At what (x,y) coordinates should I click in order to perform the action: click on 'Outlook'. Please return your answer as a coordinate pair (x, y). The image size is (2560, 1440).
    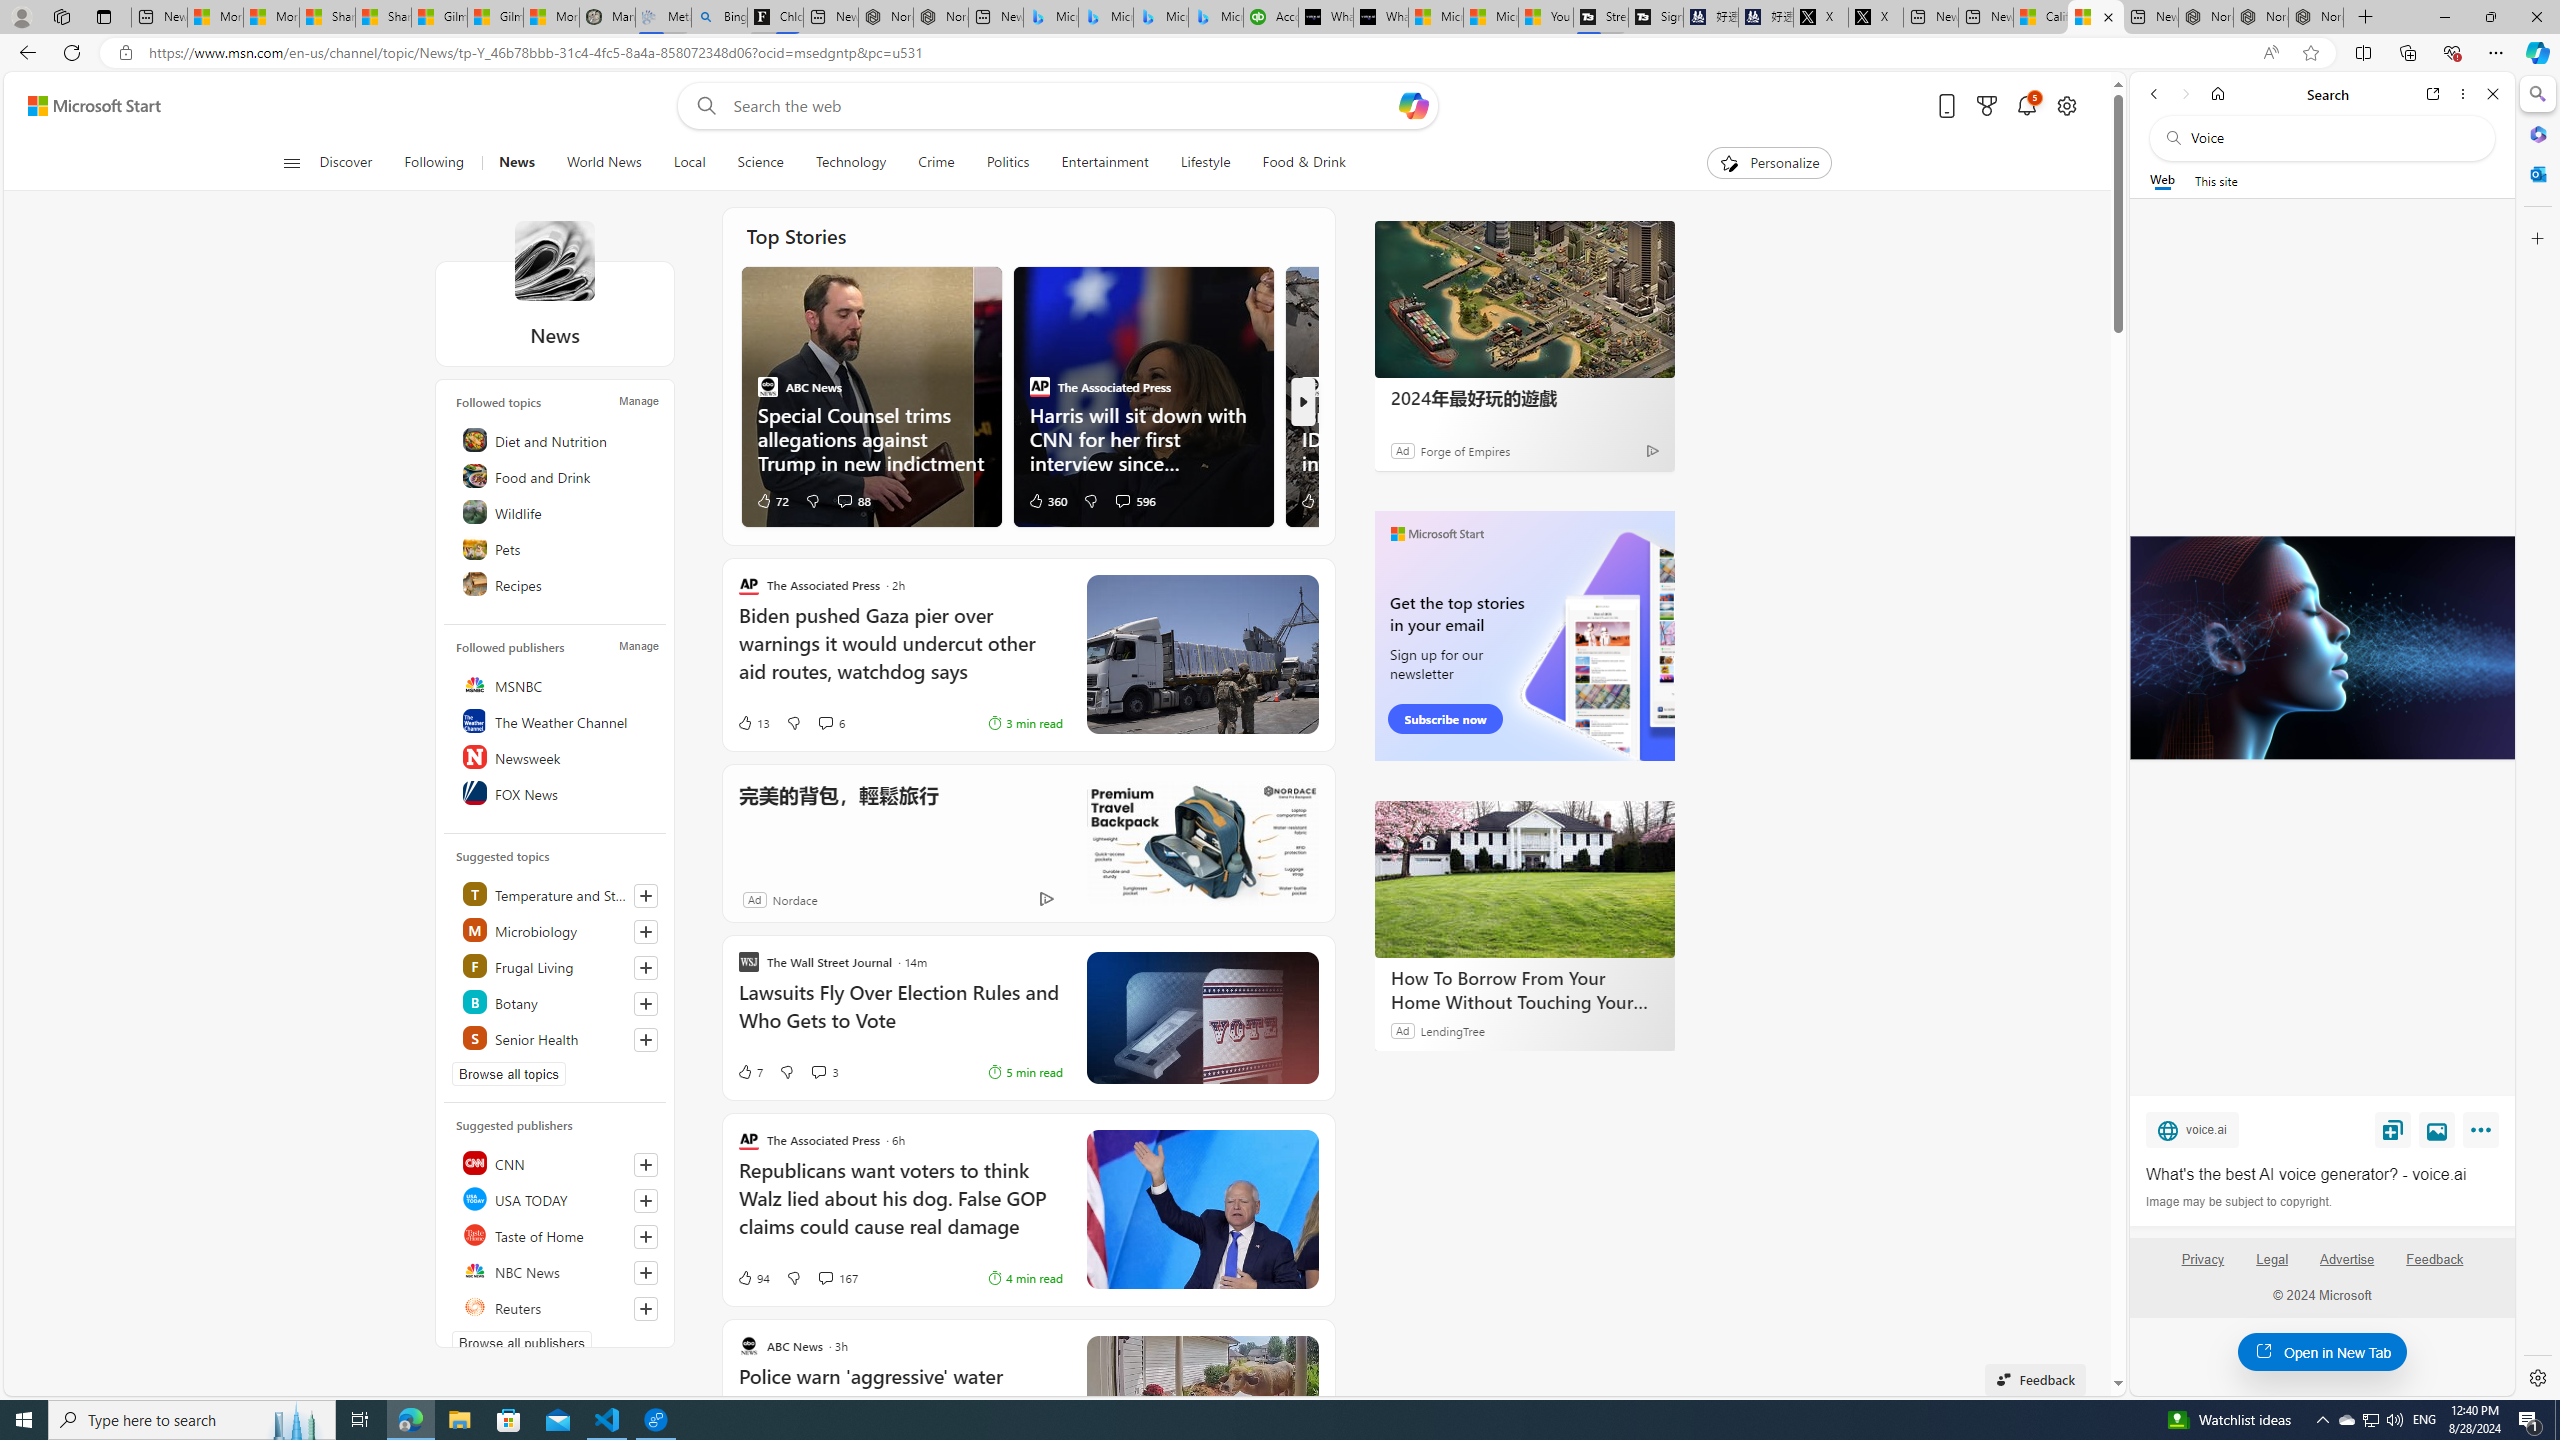
    Looking at the image, I should click on (2535, 172).